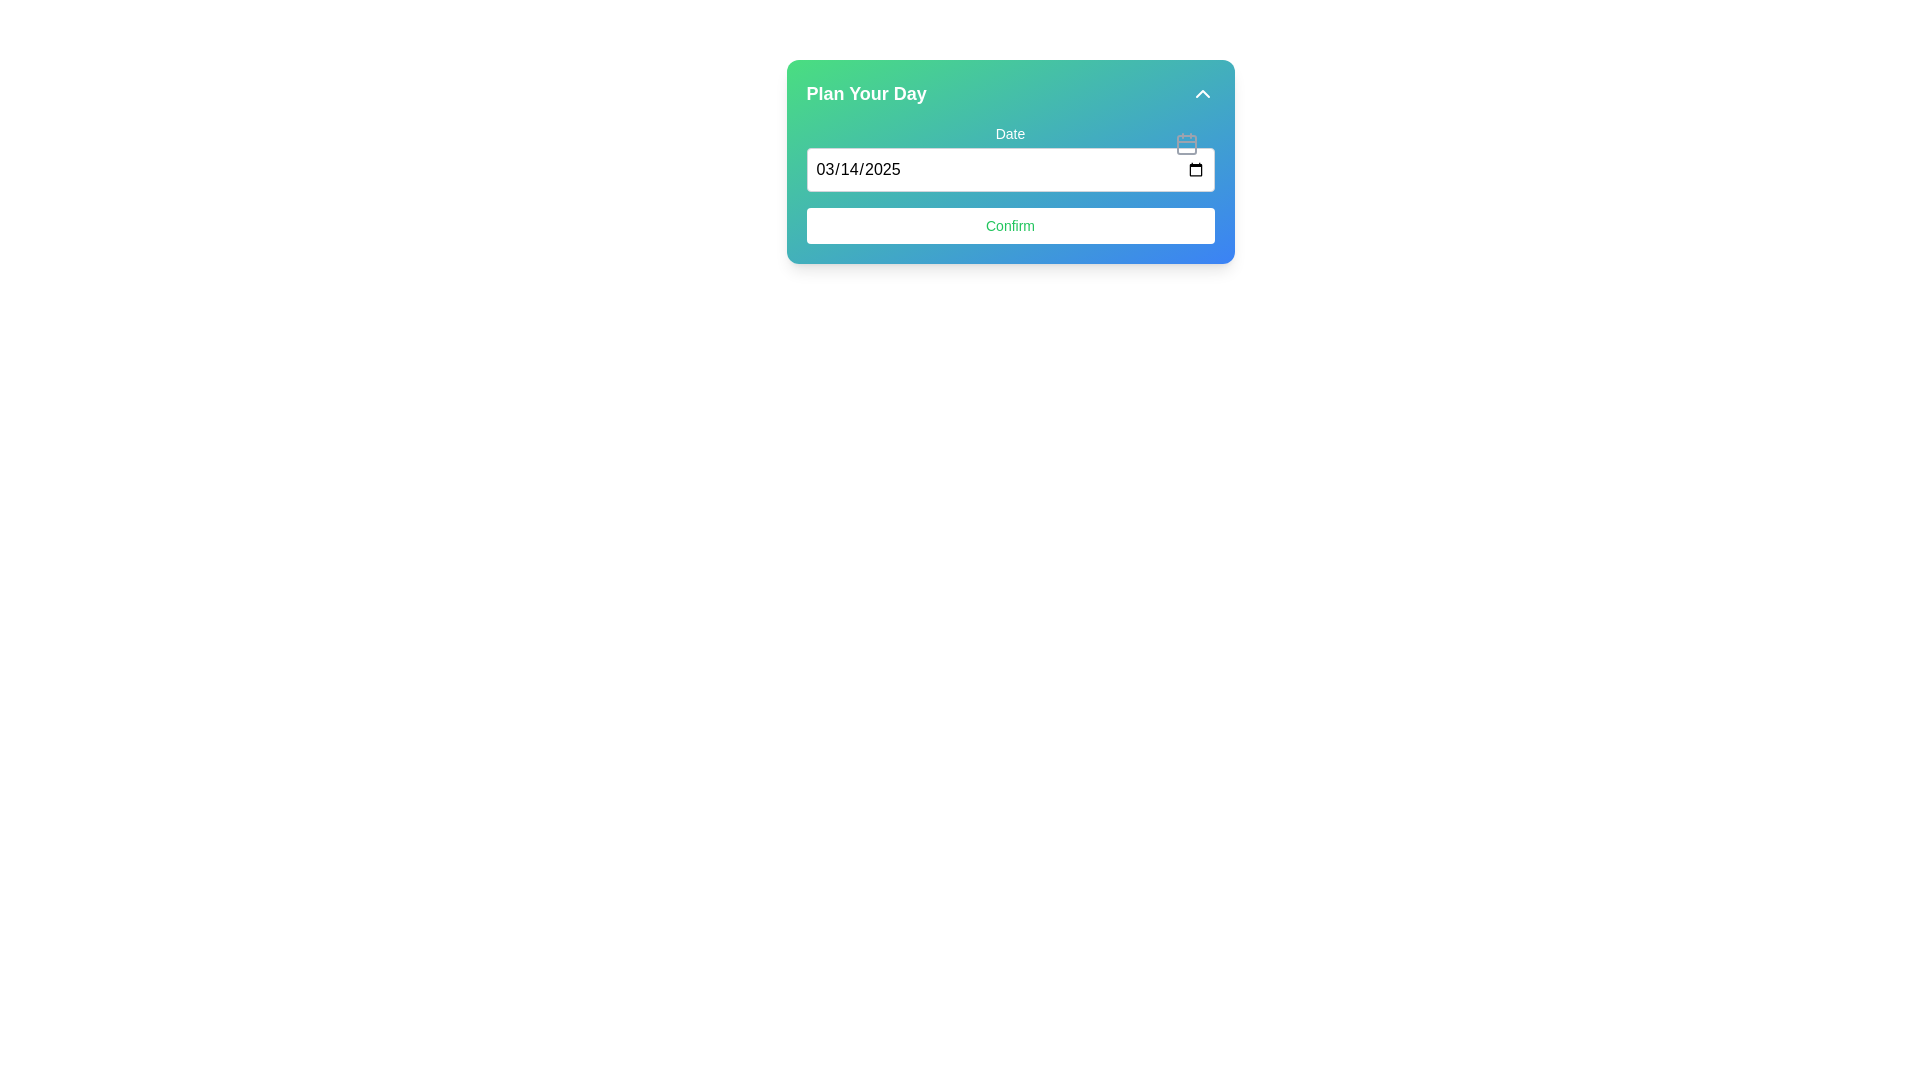 The image size is (1920, 1080). I want to click on the SVG Rectangle that is part of the calendar icon located on the right side of the horizontal input field labeled 'Date', so click(1186, 144).